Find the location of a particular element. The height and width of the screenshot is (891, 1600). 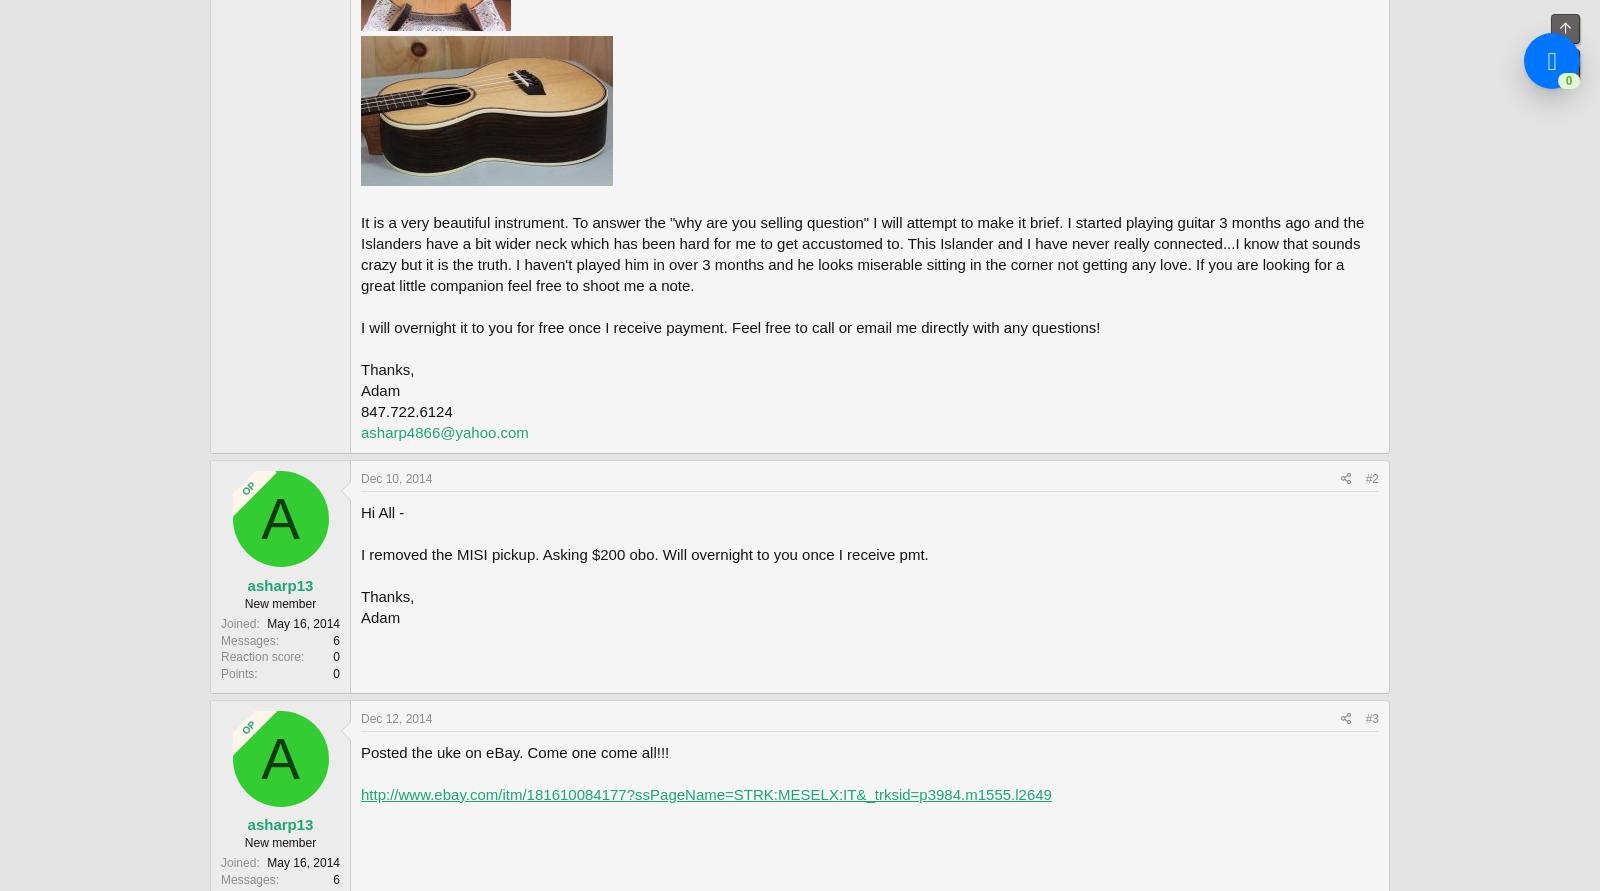

'#3' is located at coordinates (1371, 717).